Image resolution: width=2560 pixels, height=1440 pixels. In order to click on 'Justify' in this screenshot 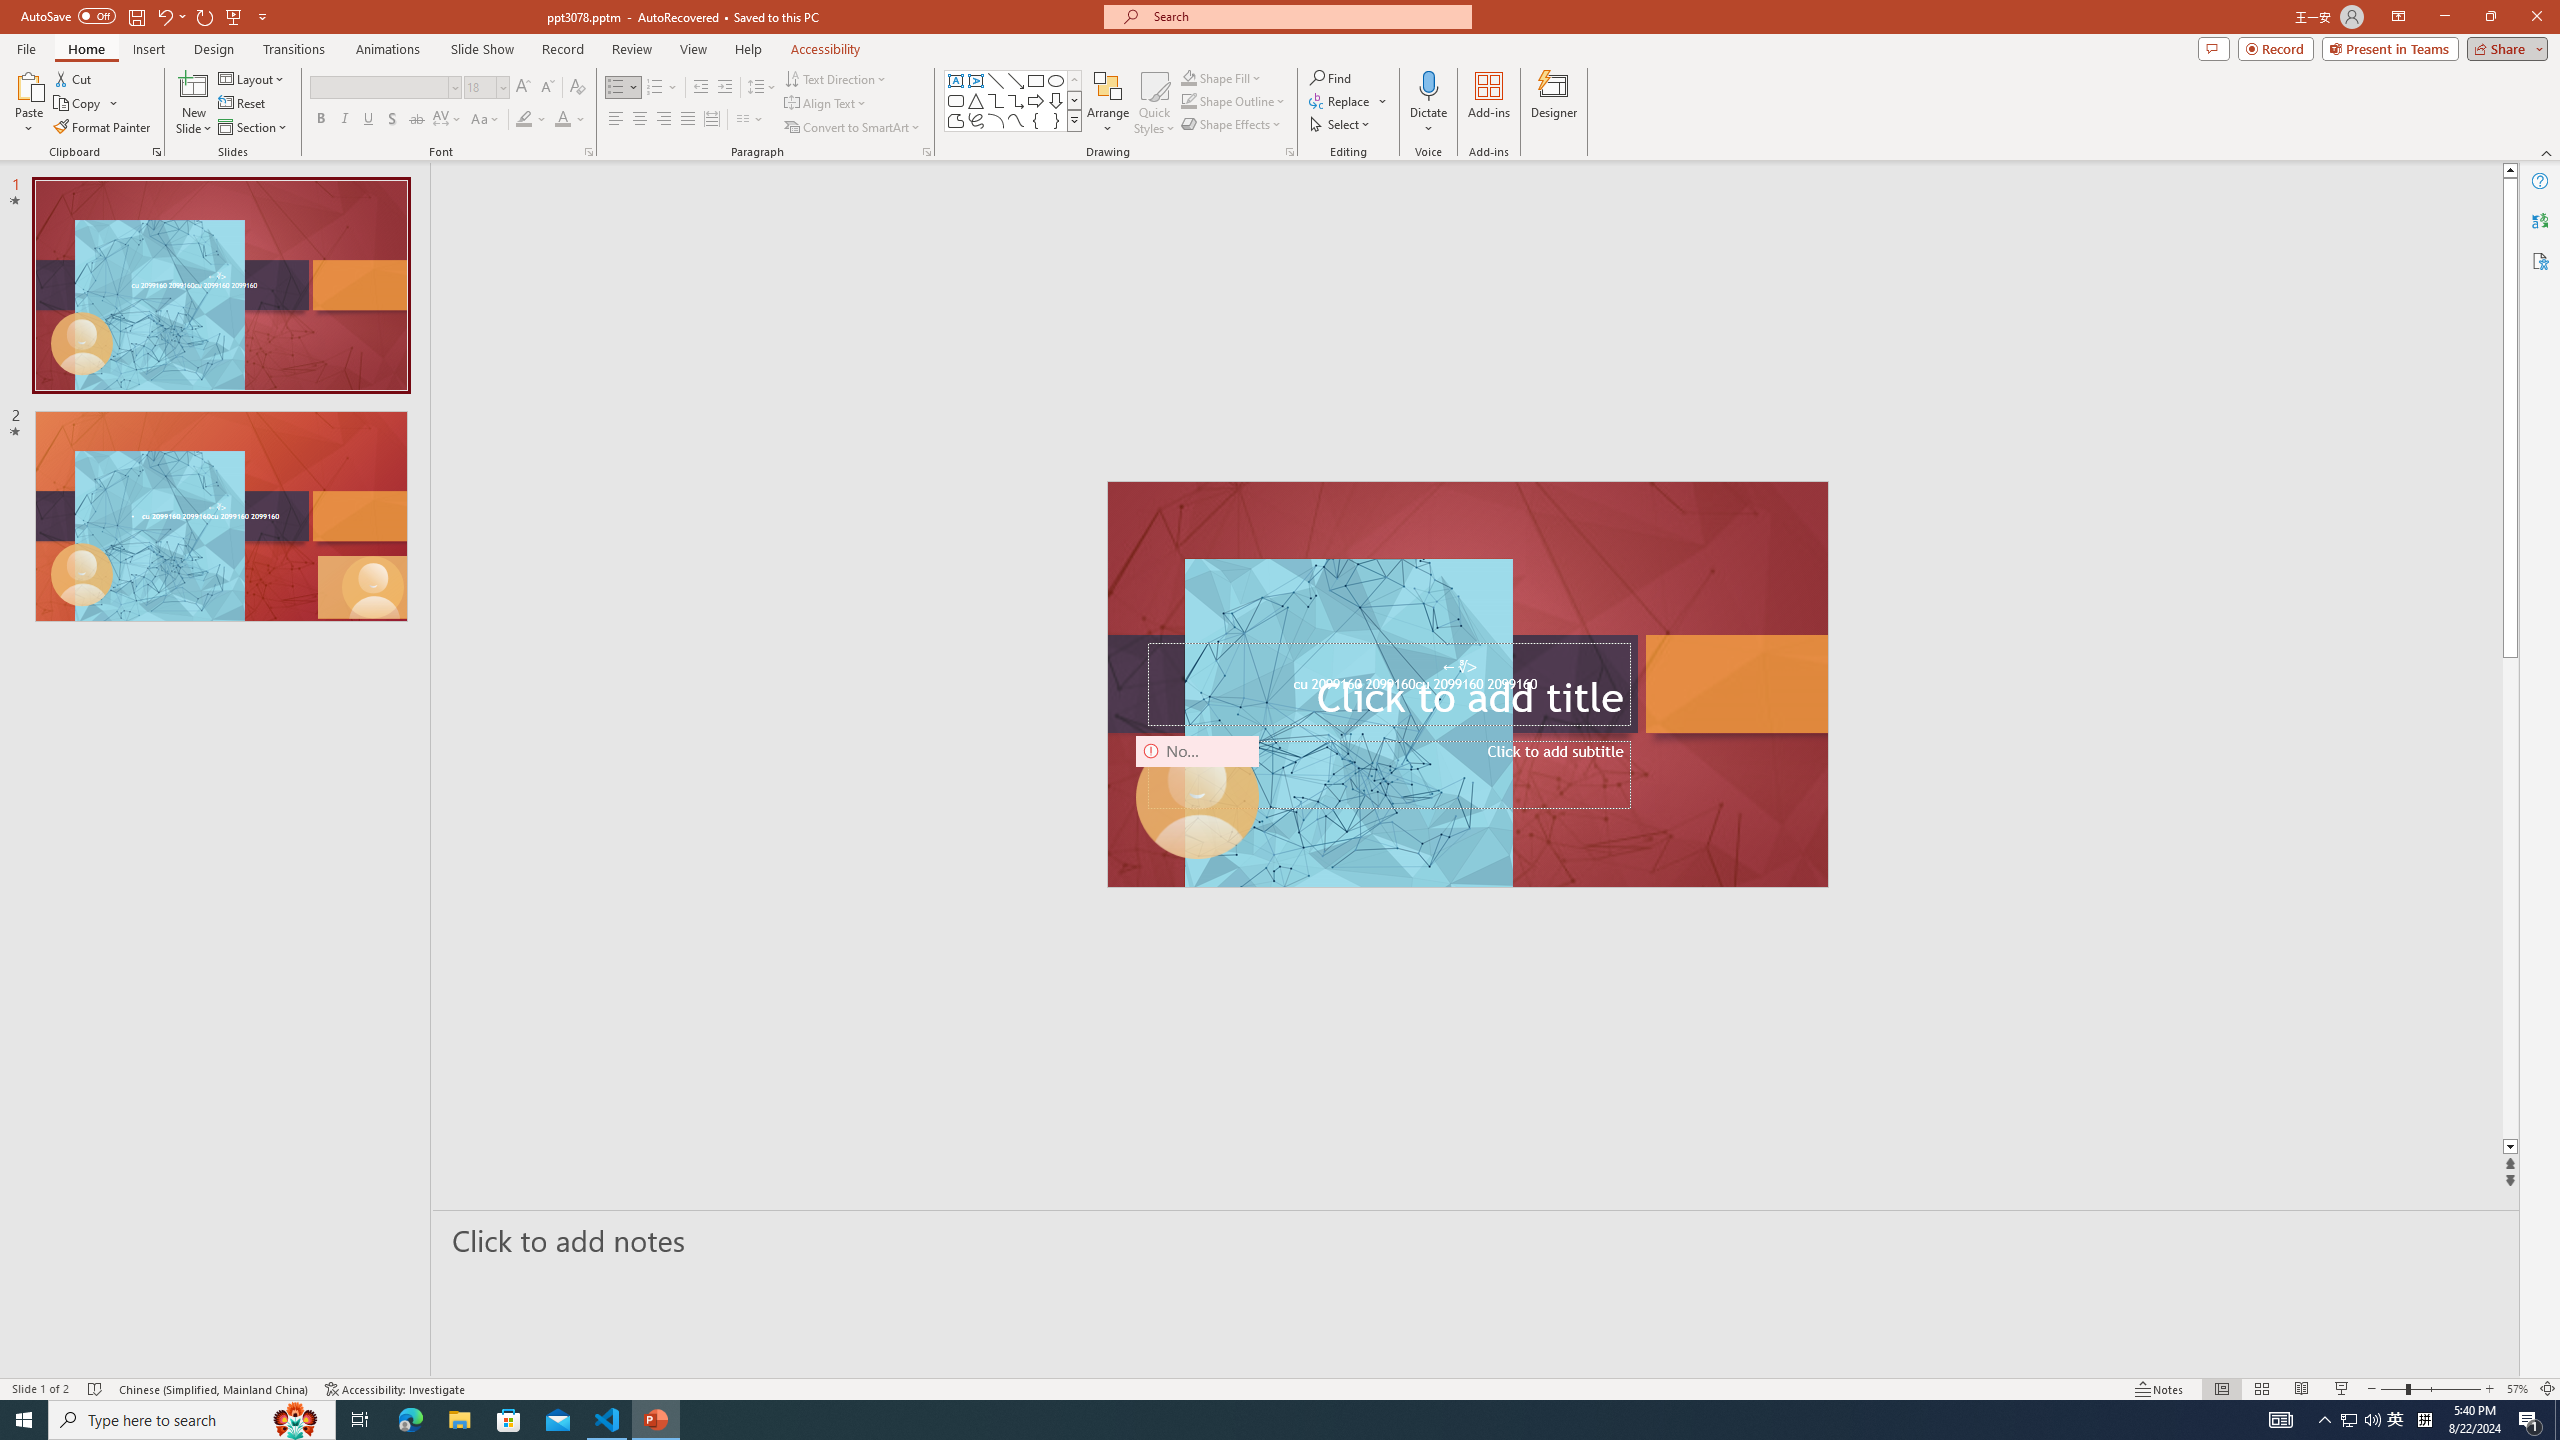, I will do `click(686, 118)`.